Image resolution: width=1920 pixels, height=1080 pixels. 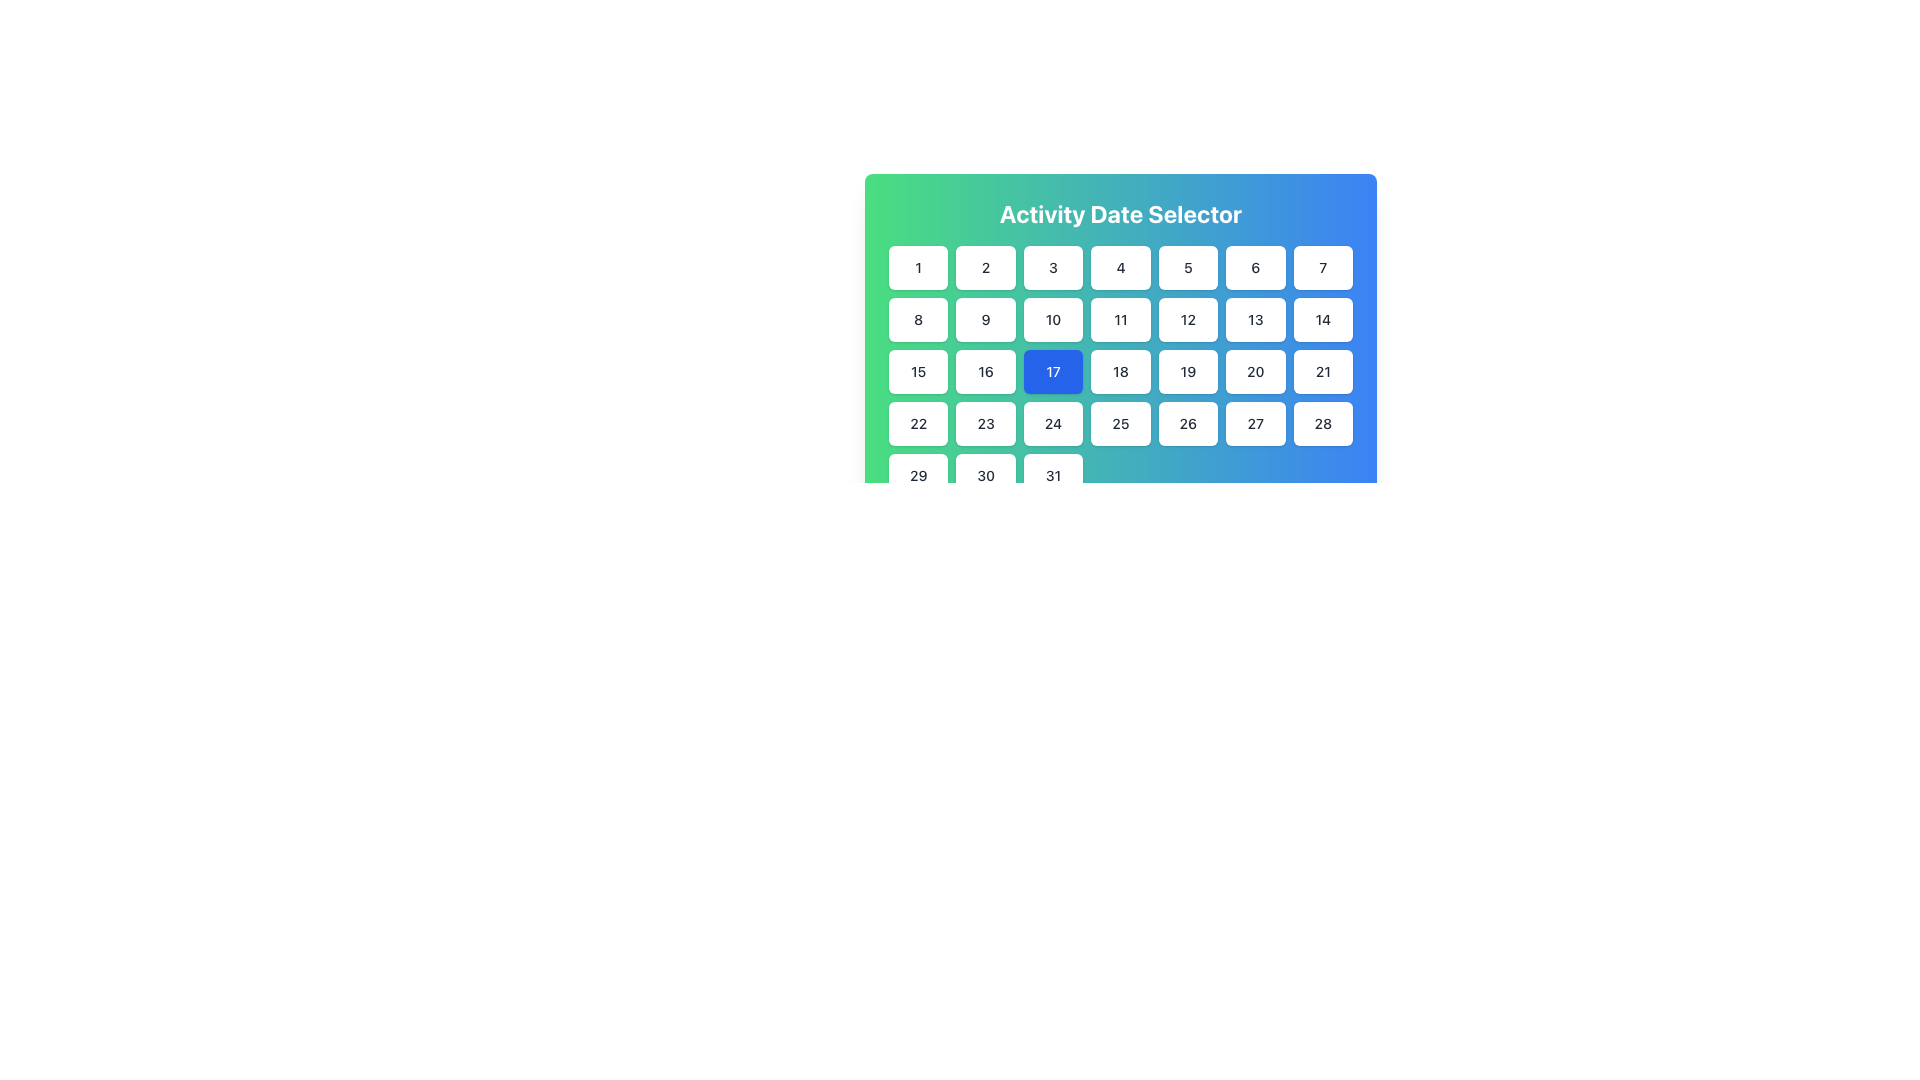 I want to click on the rounded rectangular button with a white background and centered text '8', so click(x=917, y=319).